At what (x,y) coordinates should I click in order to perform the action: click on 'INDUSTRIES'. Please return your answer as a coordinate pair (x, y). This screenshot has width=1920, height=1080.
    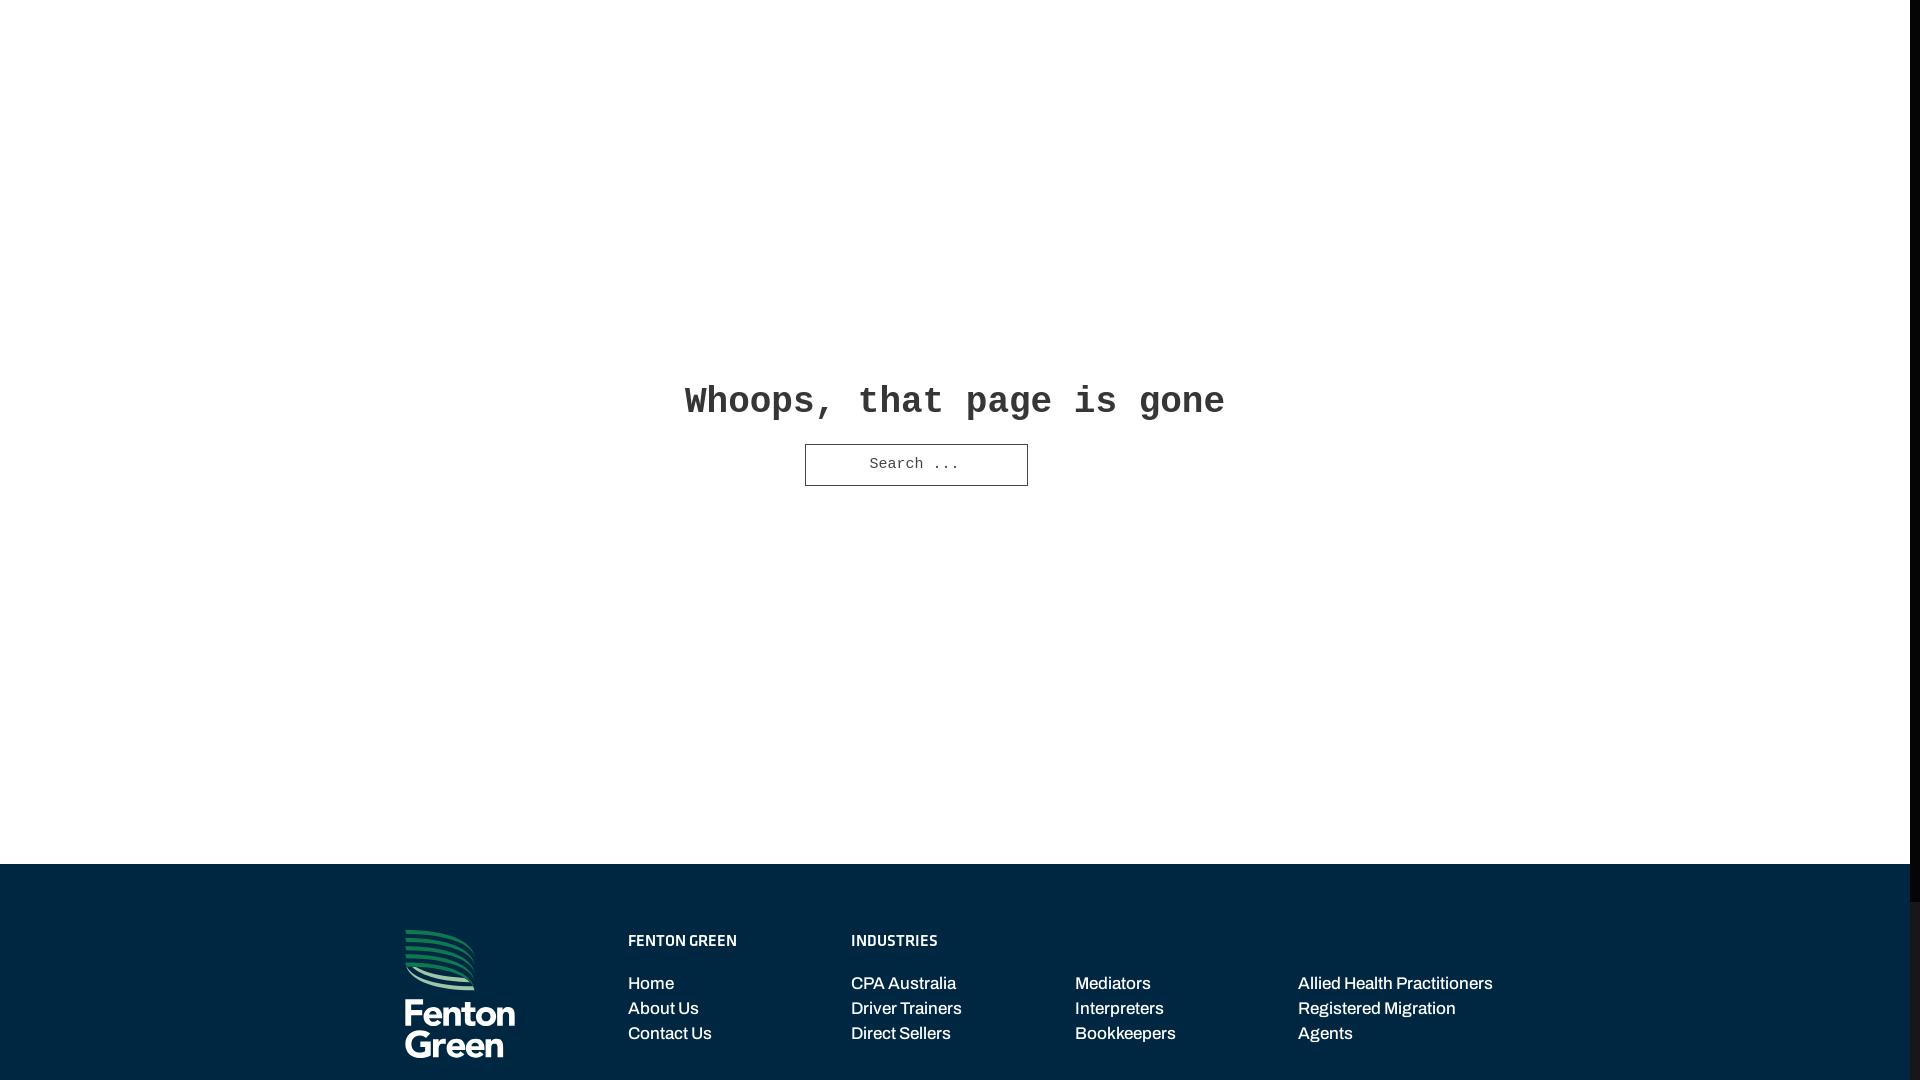
    Looking at the image, I should click on (1291, 39).